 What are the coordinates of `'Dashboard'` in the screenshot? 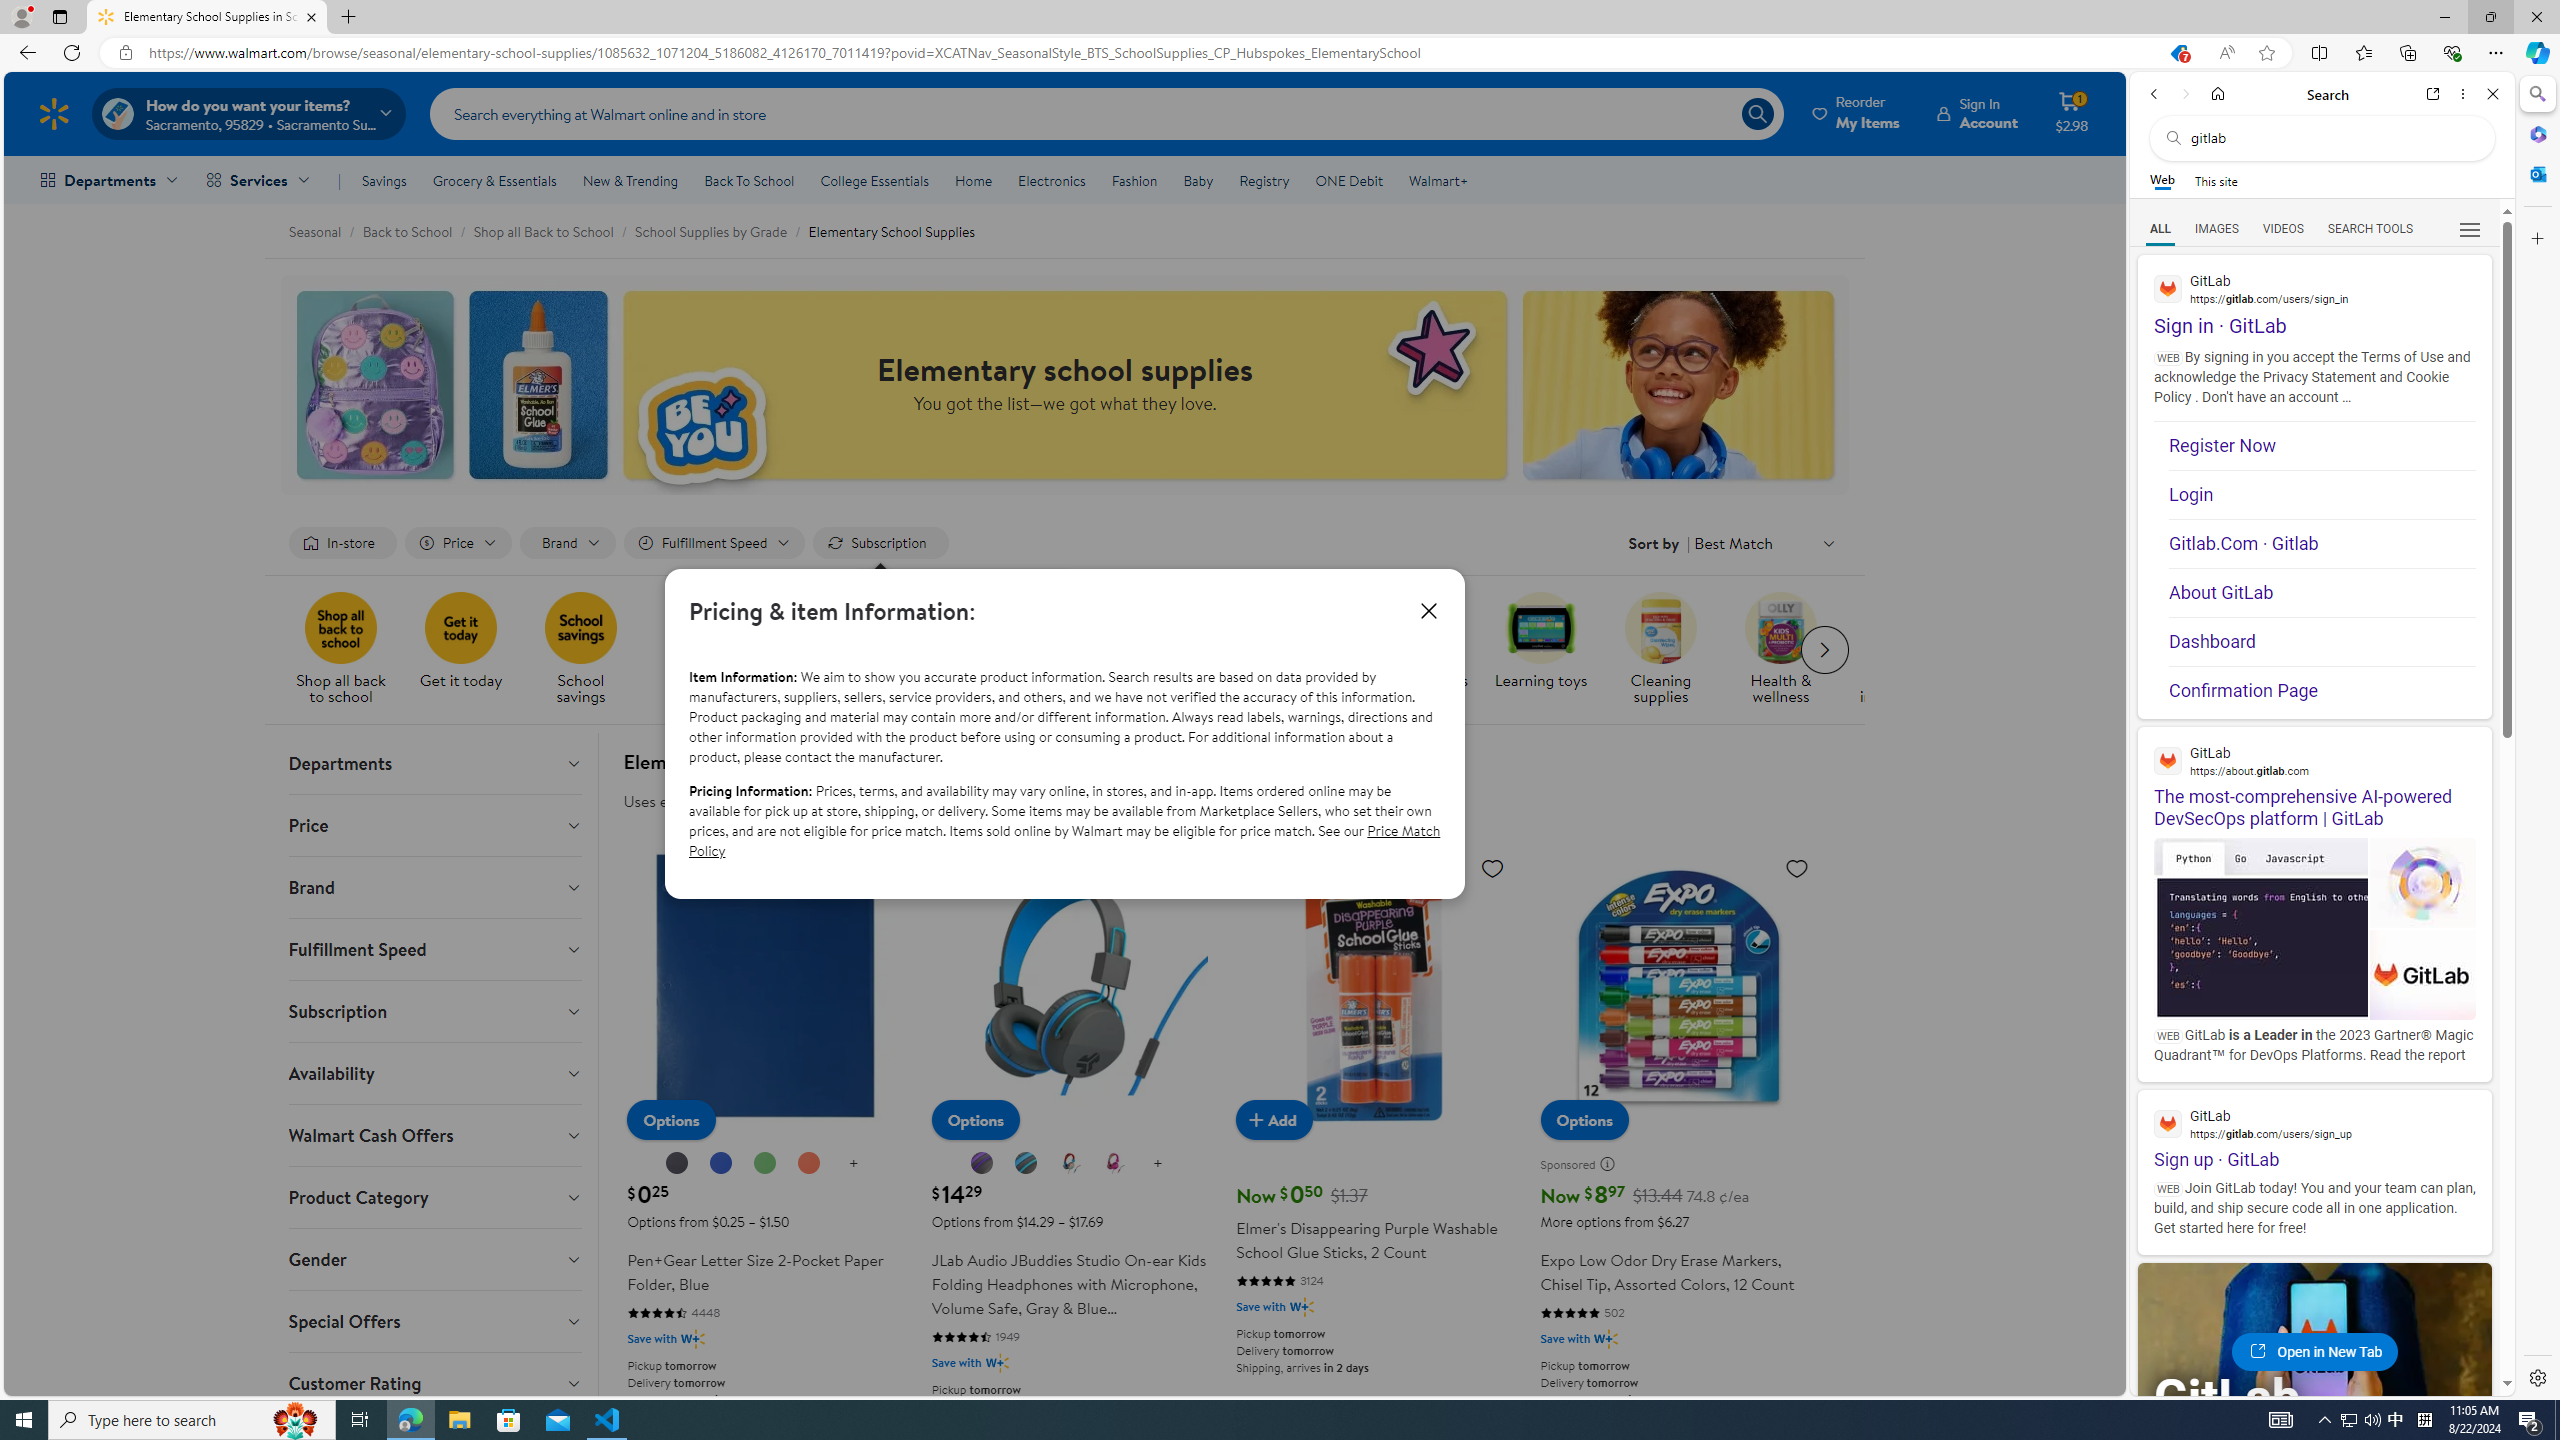 It's located at (2320, 642).